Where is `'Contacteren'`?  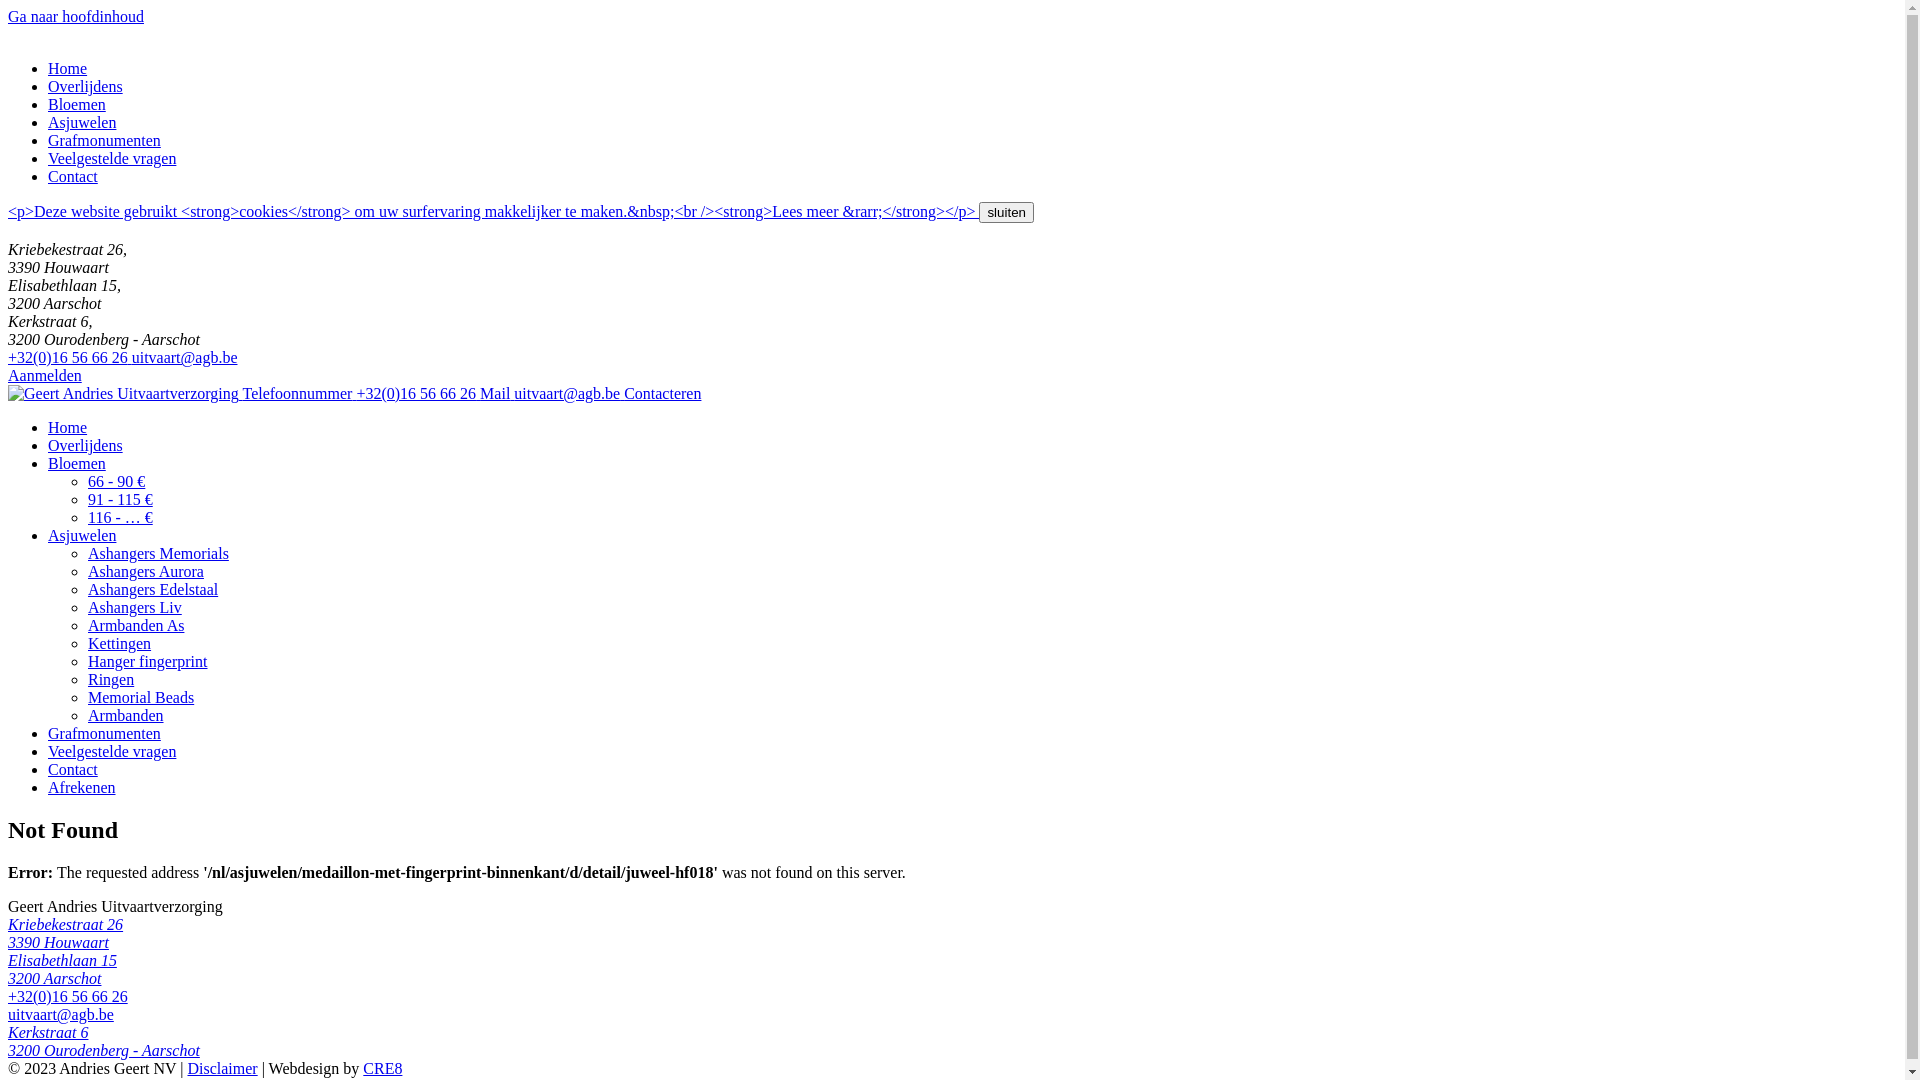 'Contacteren' is located at coordinates (662, 393).